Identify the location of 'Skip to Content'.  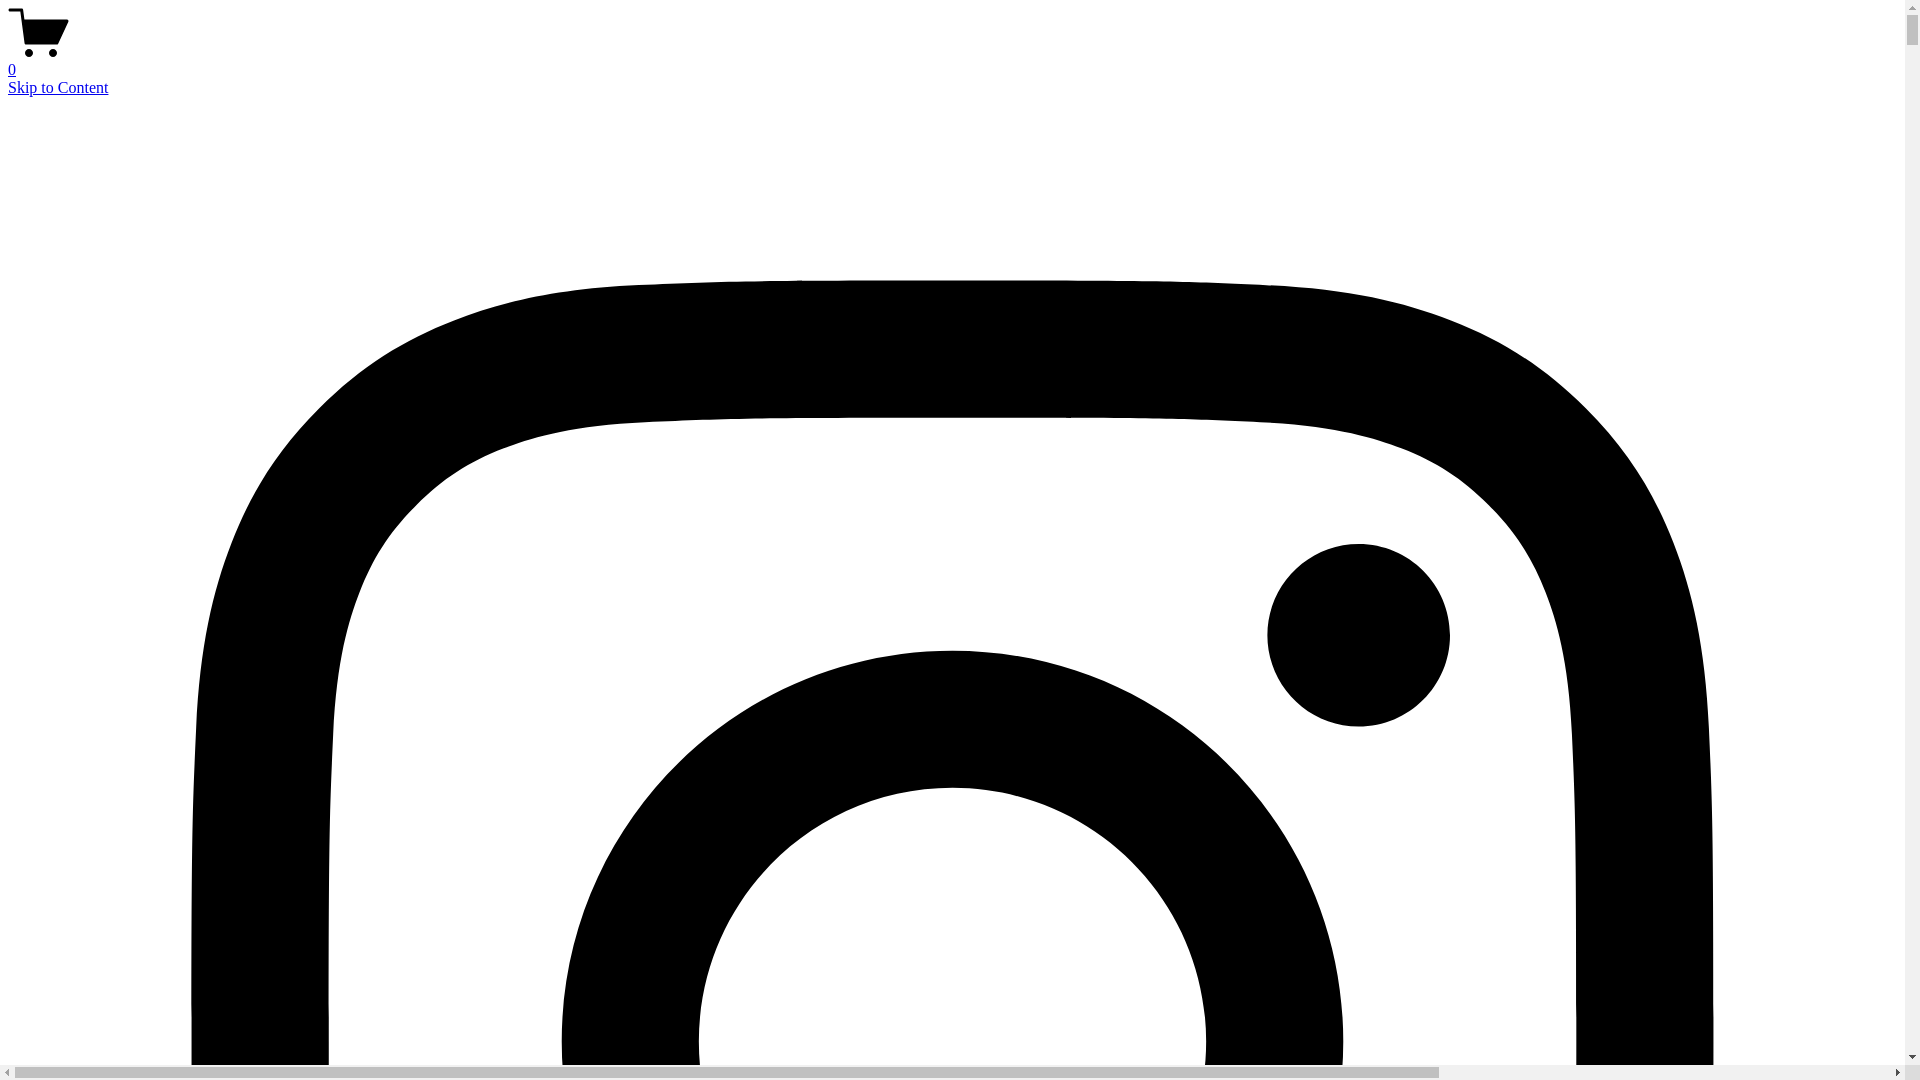
(57, 86).